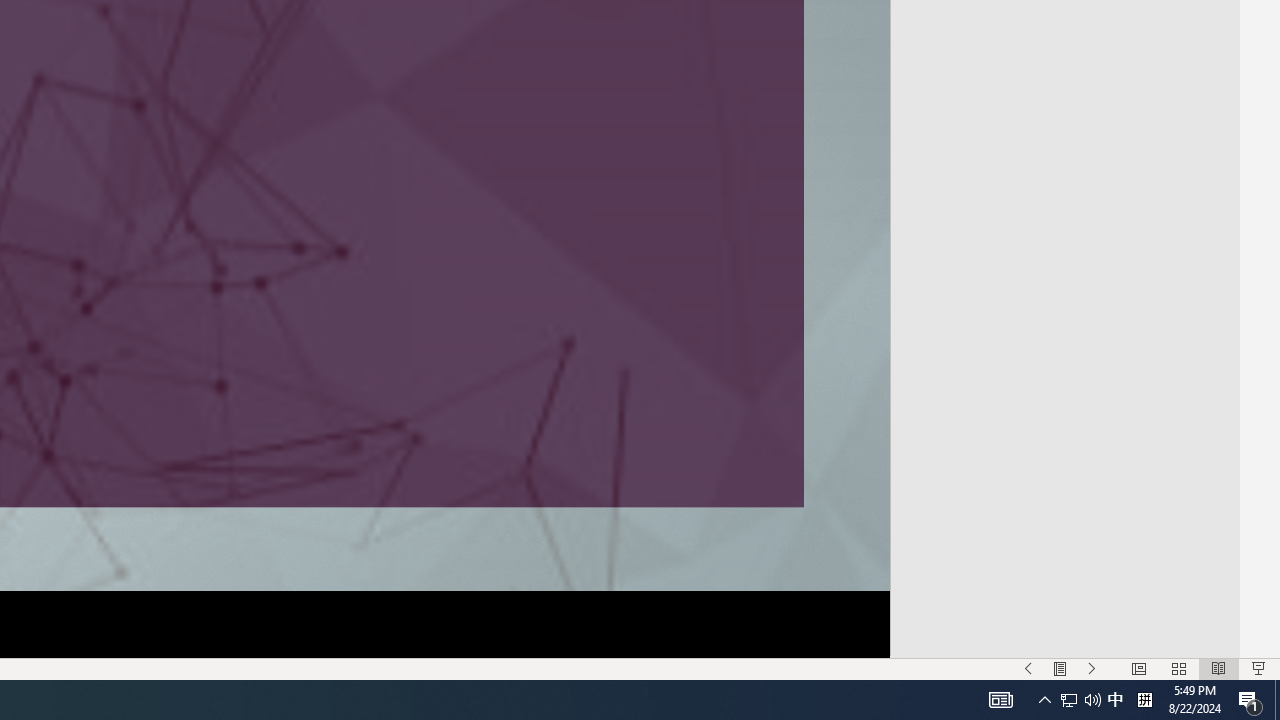  What do you see at coordinates (1028, 669) in the screenshot?
I see `'Slide Show Previous On'` at bounding box center [1028, 669].